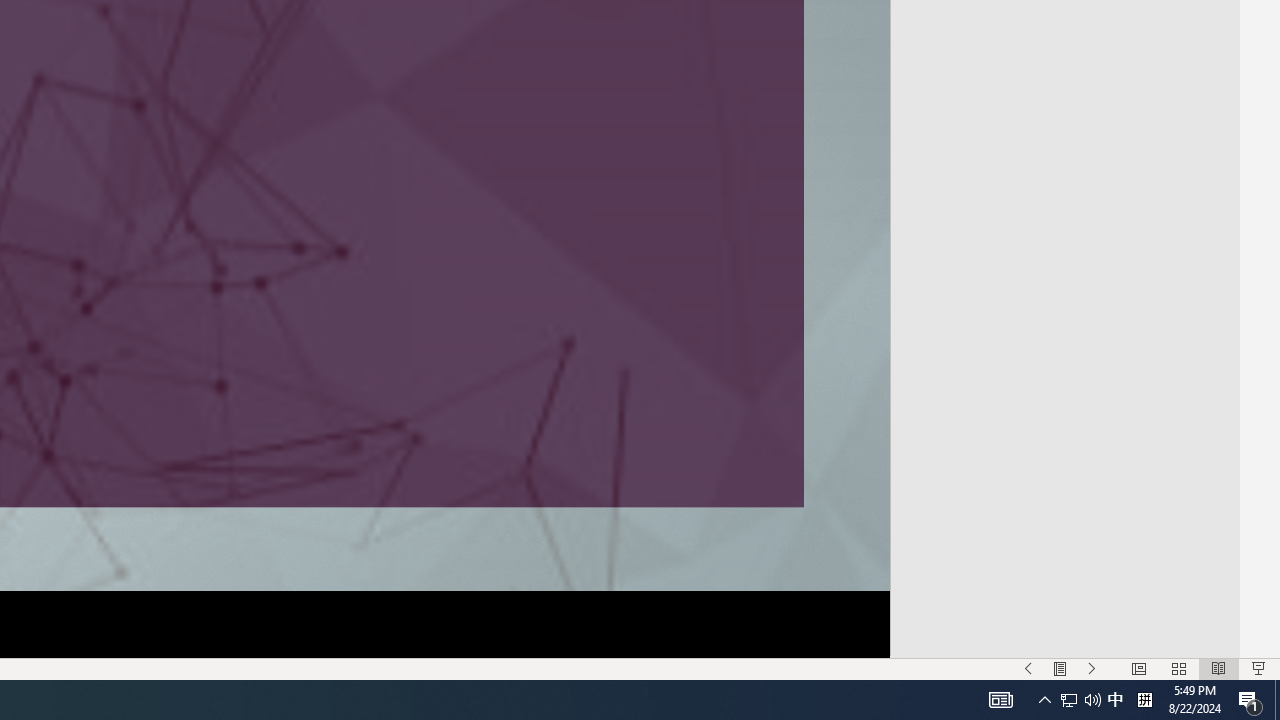  What do you see at coordinates (1028, 669) in the screenshot?
I see `'Slide Show Previous On'` at bounding box center [1028, 669].